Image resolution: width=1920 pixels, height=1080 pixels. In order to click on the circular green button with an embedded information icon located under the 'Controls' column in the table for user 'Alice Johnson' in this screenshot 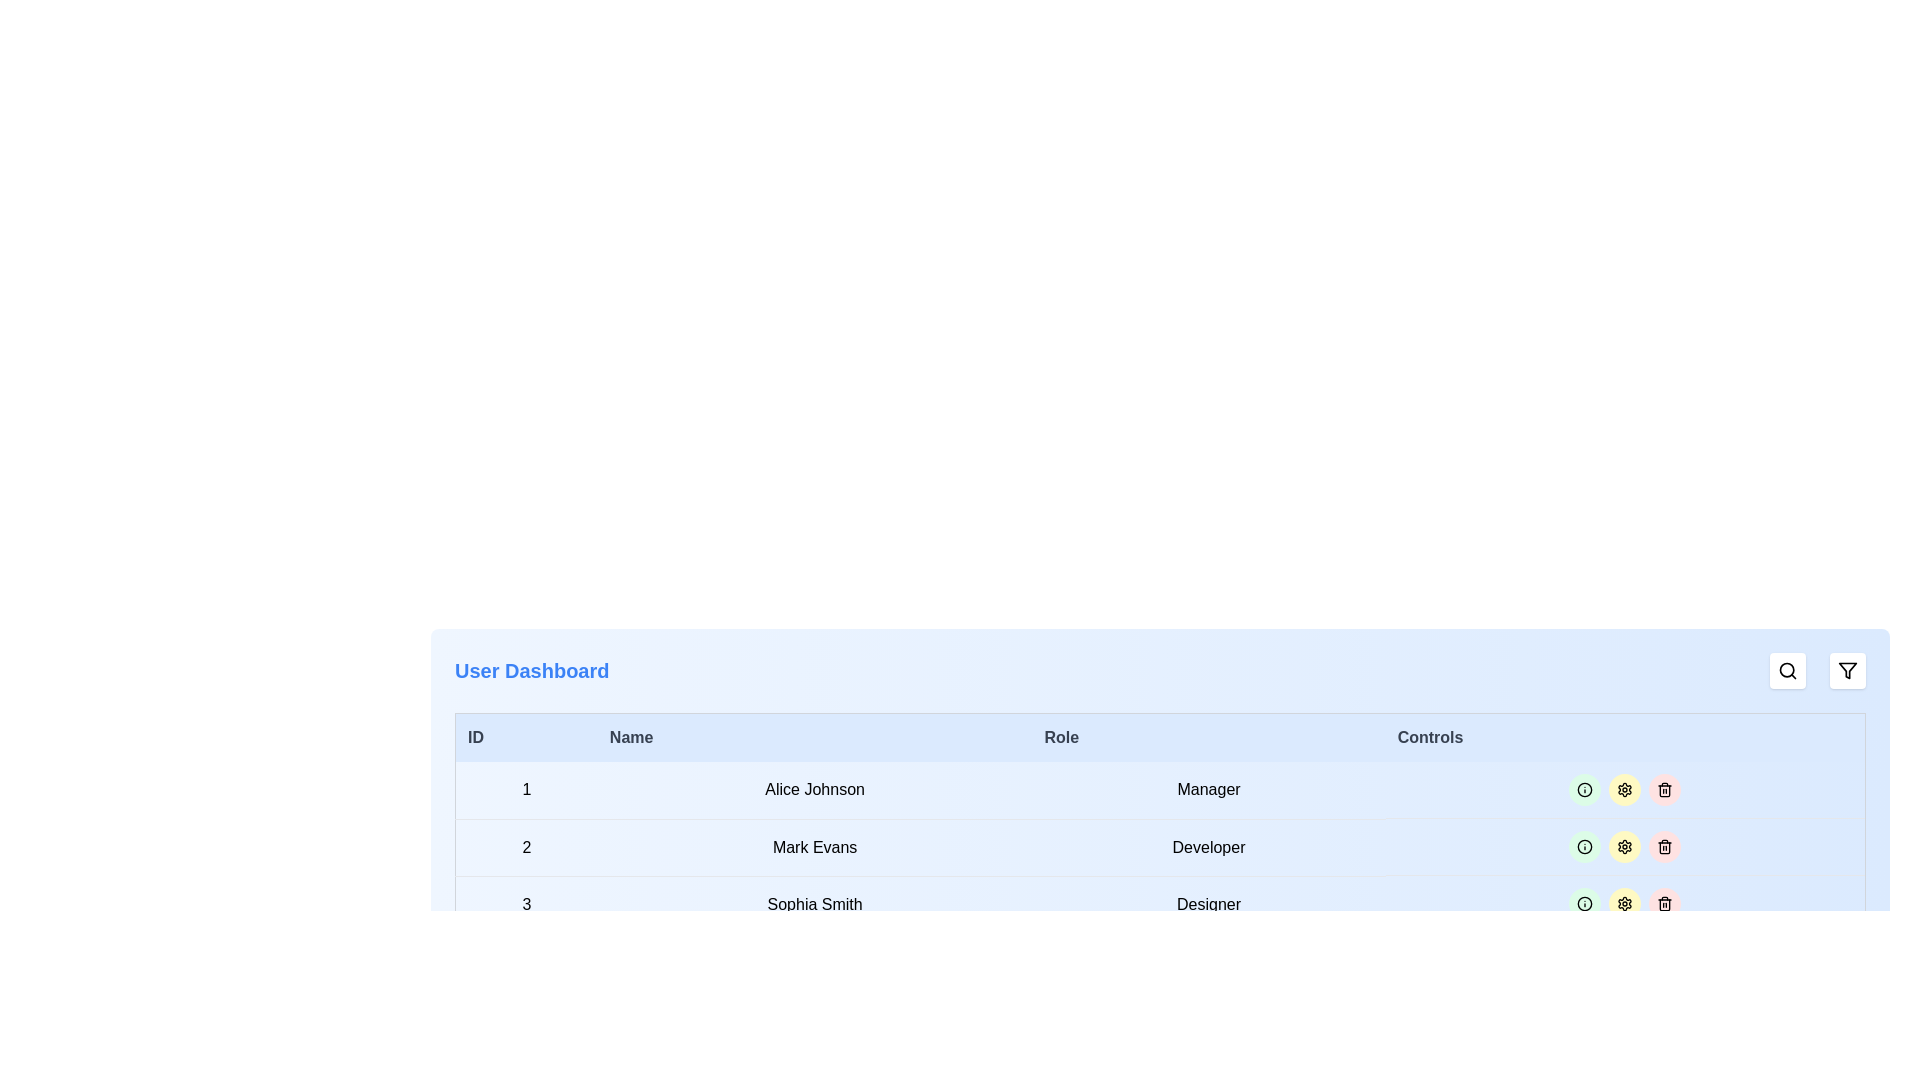, I will do `click(1584, 789)`.